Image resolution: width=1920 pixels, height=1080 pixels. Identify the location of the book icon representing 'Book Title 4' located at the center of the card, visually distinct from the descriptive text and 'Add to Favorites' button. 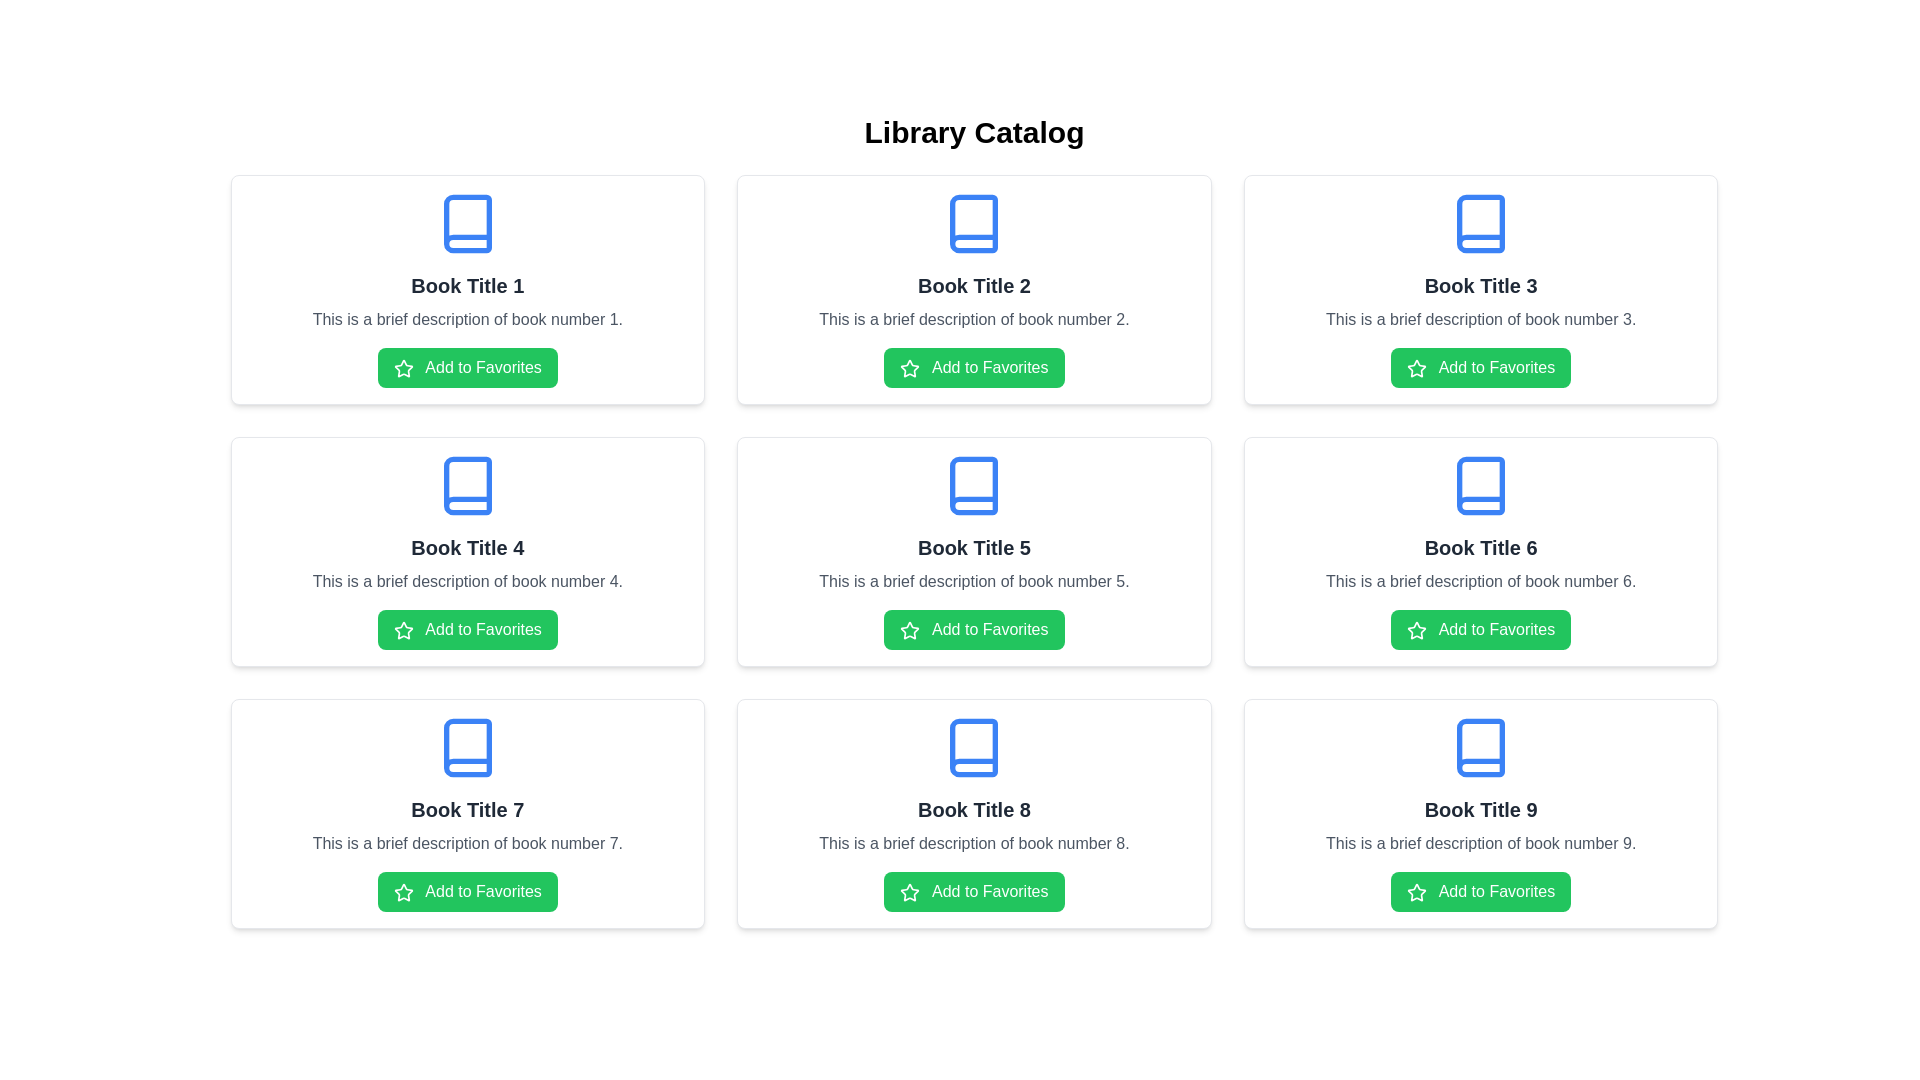
(466, 486).